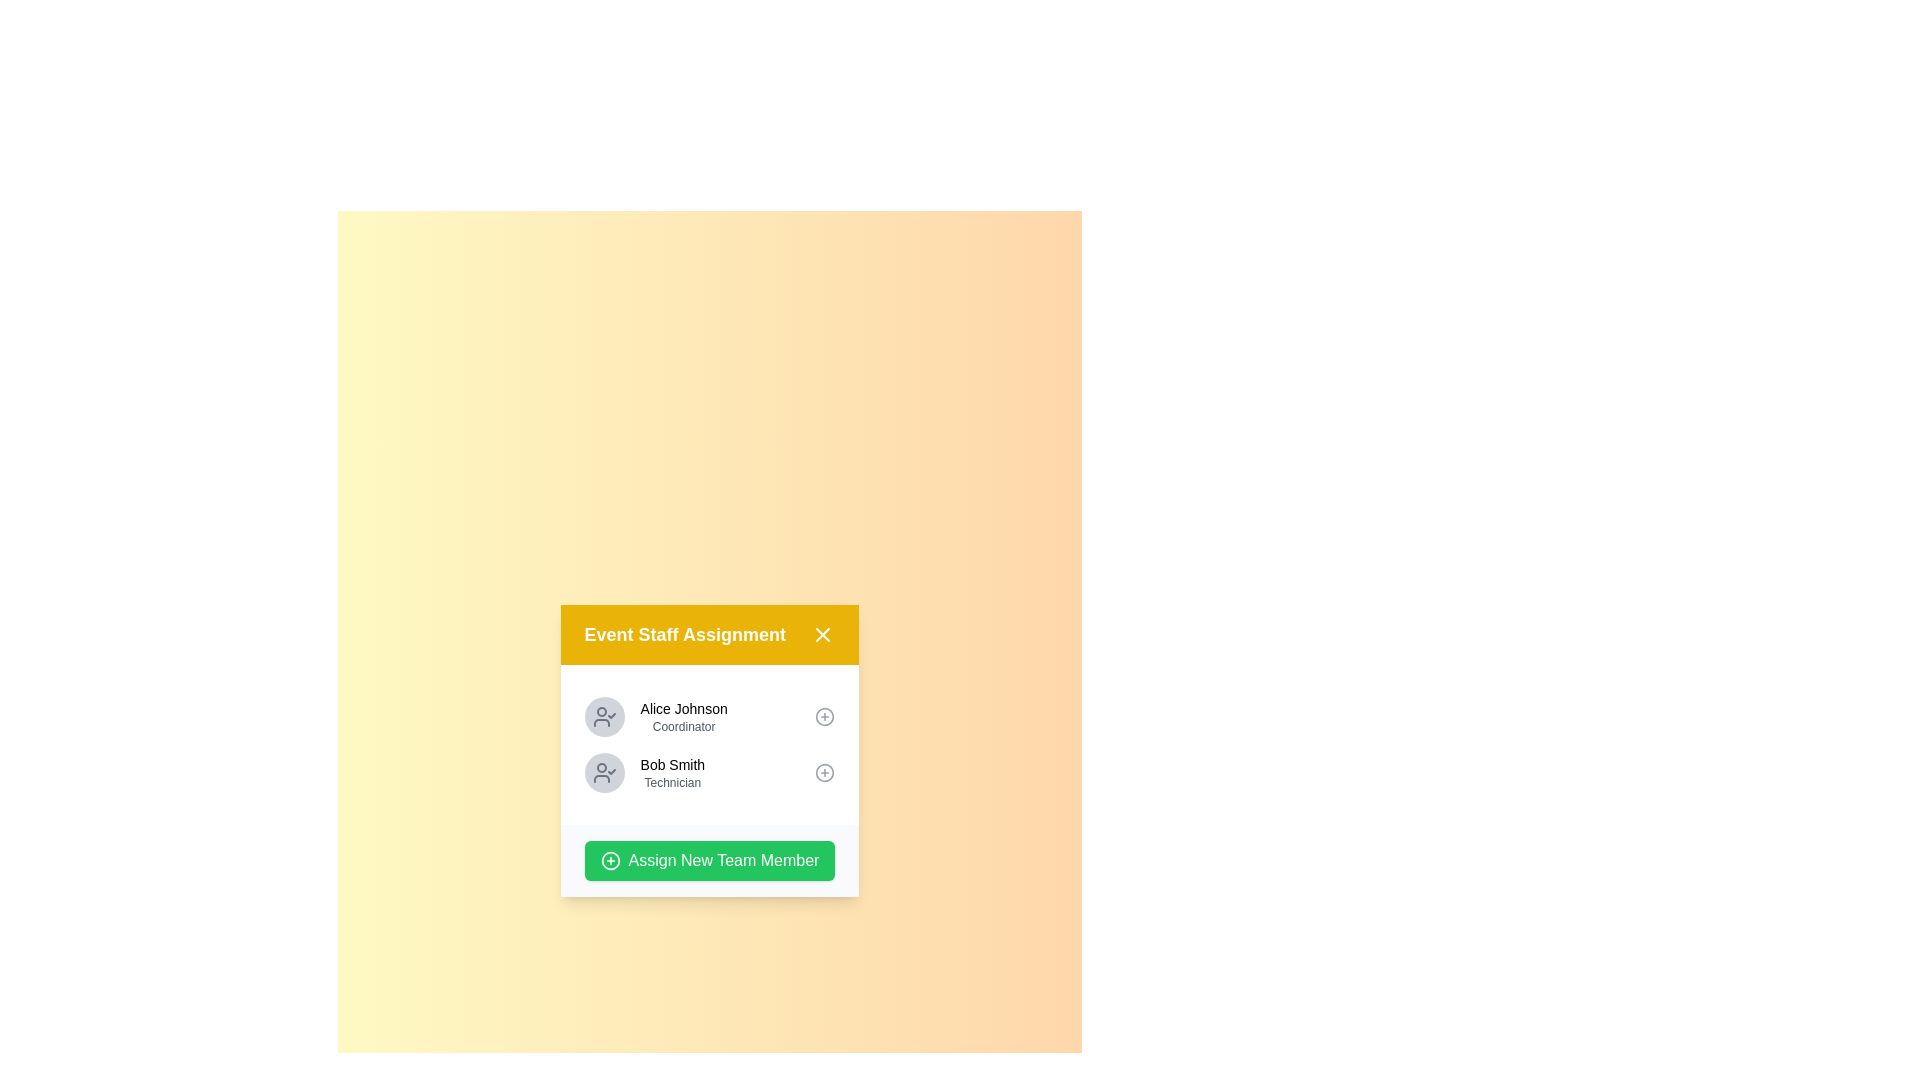 This screenshot has height=1080, width=1920. Describe the element at coordinates (710, 859) in the screenshot. I see `the 'Assign New Team Member' button to initiate the assignment process` at that location.